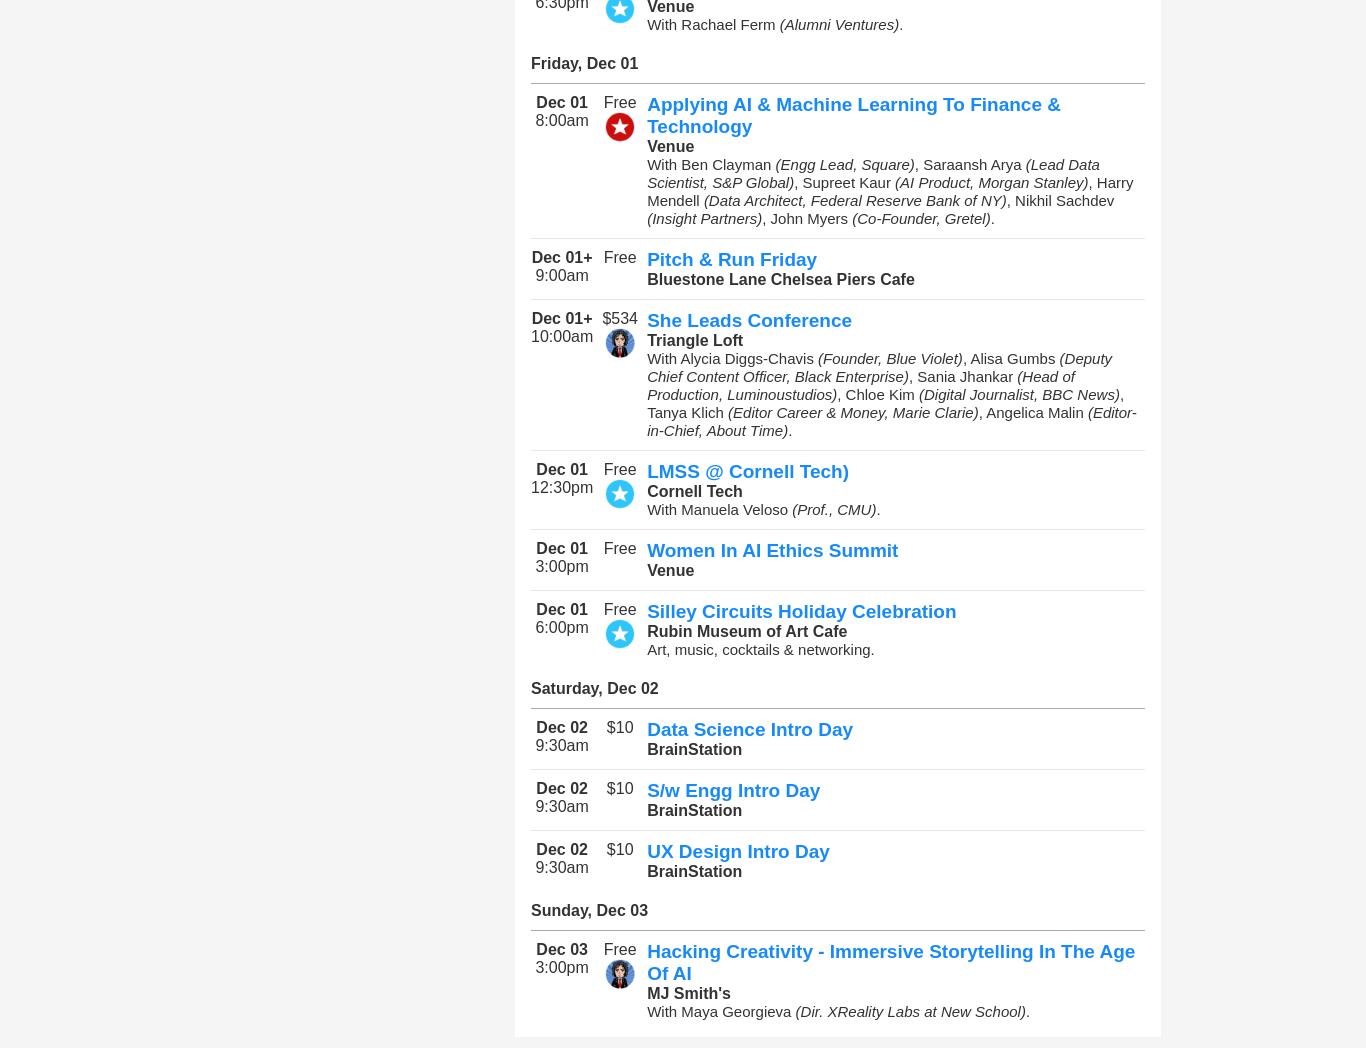  Describe the element at coordinates (588, 909) in the screenshot. I see `'Sunday, Dec 03'` at that location.